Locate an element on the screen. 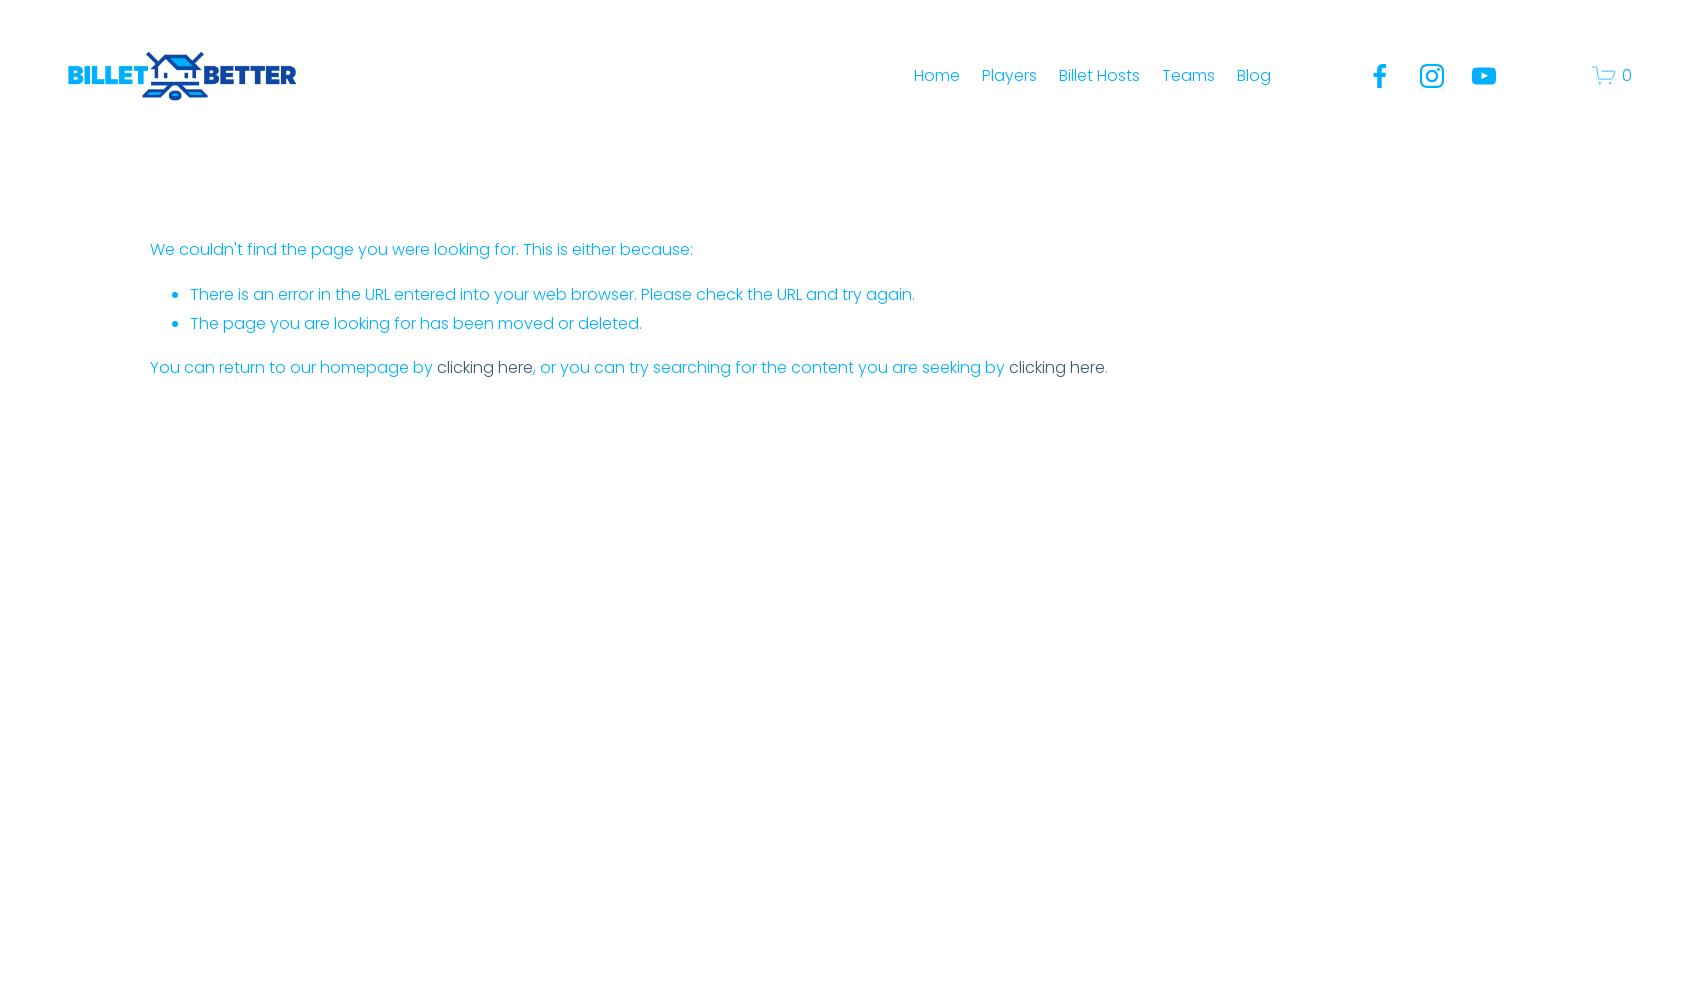 The height and width of the screenshot is (1000, 1700). 'Billet Hosts' is located at coordinates (1098, 73).